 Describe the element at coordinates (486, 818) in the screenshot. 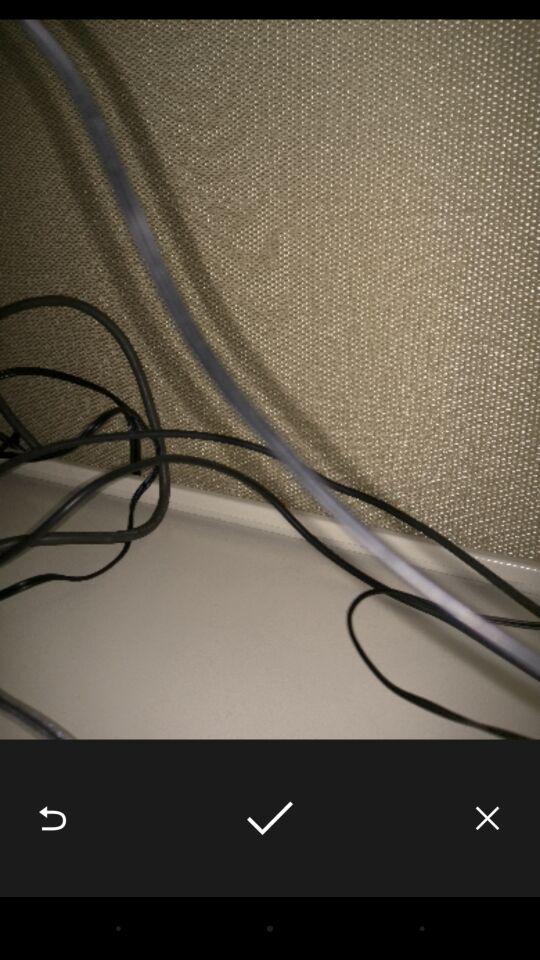

I see `icon at the bottom right corner` at that location.